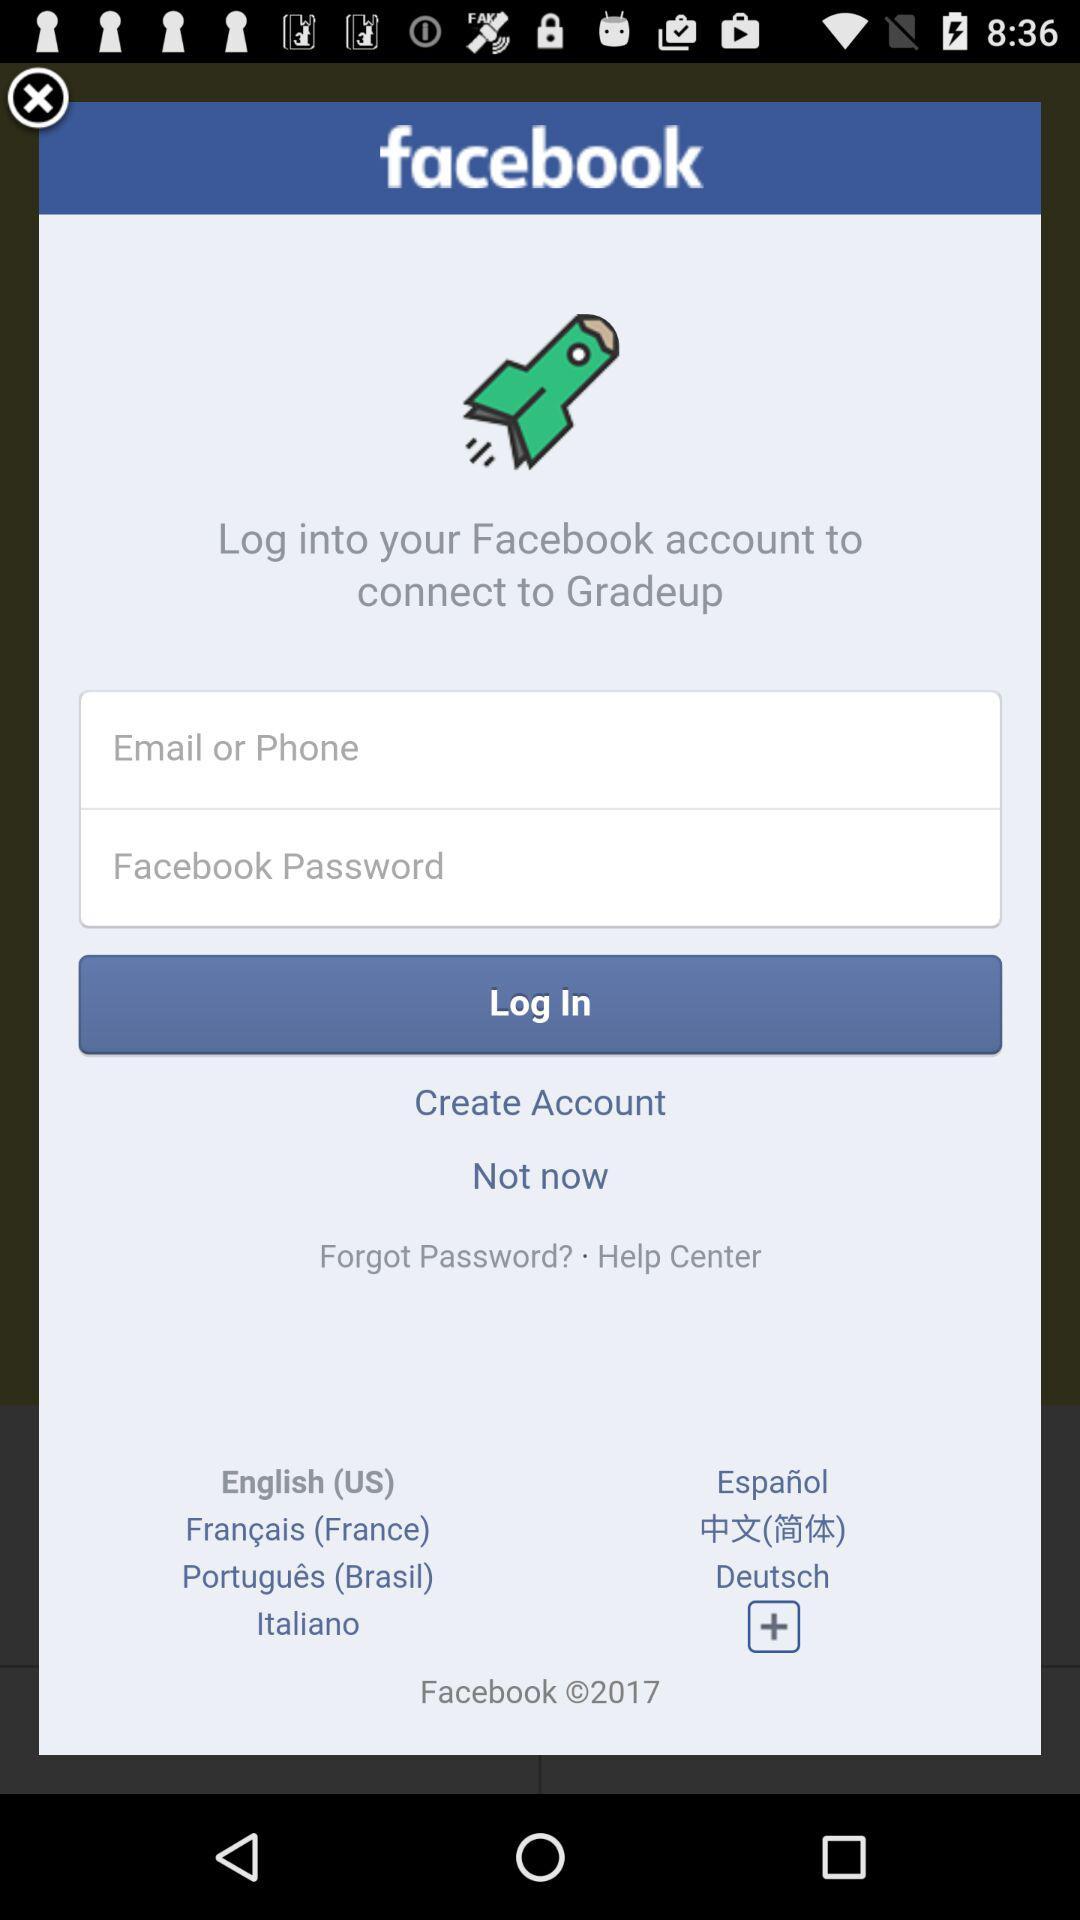  I want to click on close, so click(38, 100).